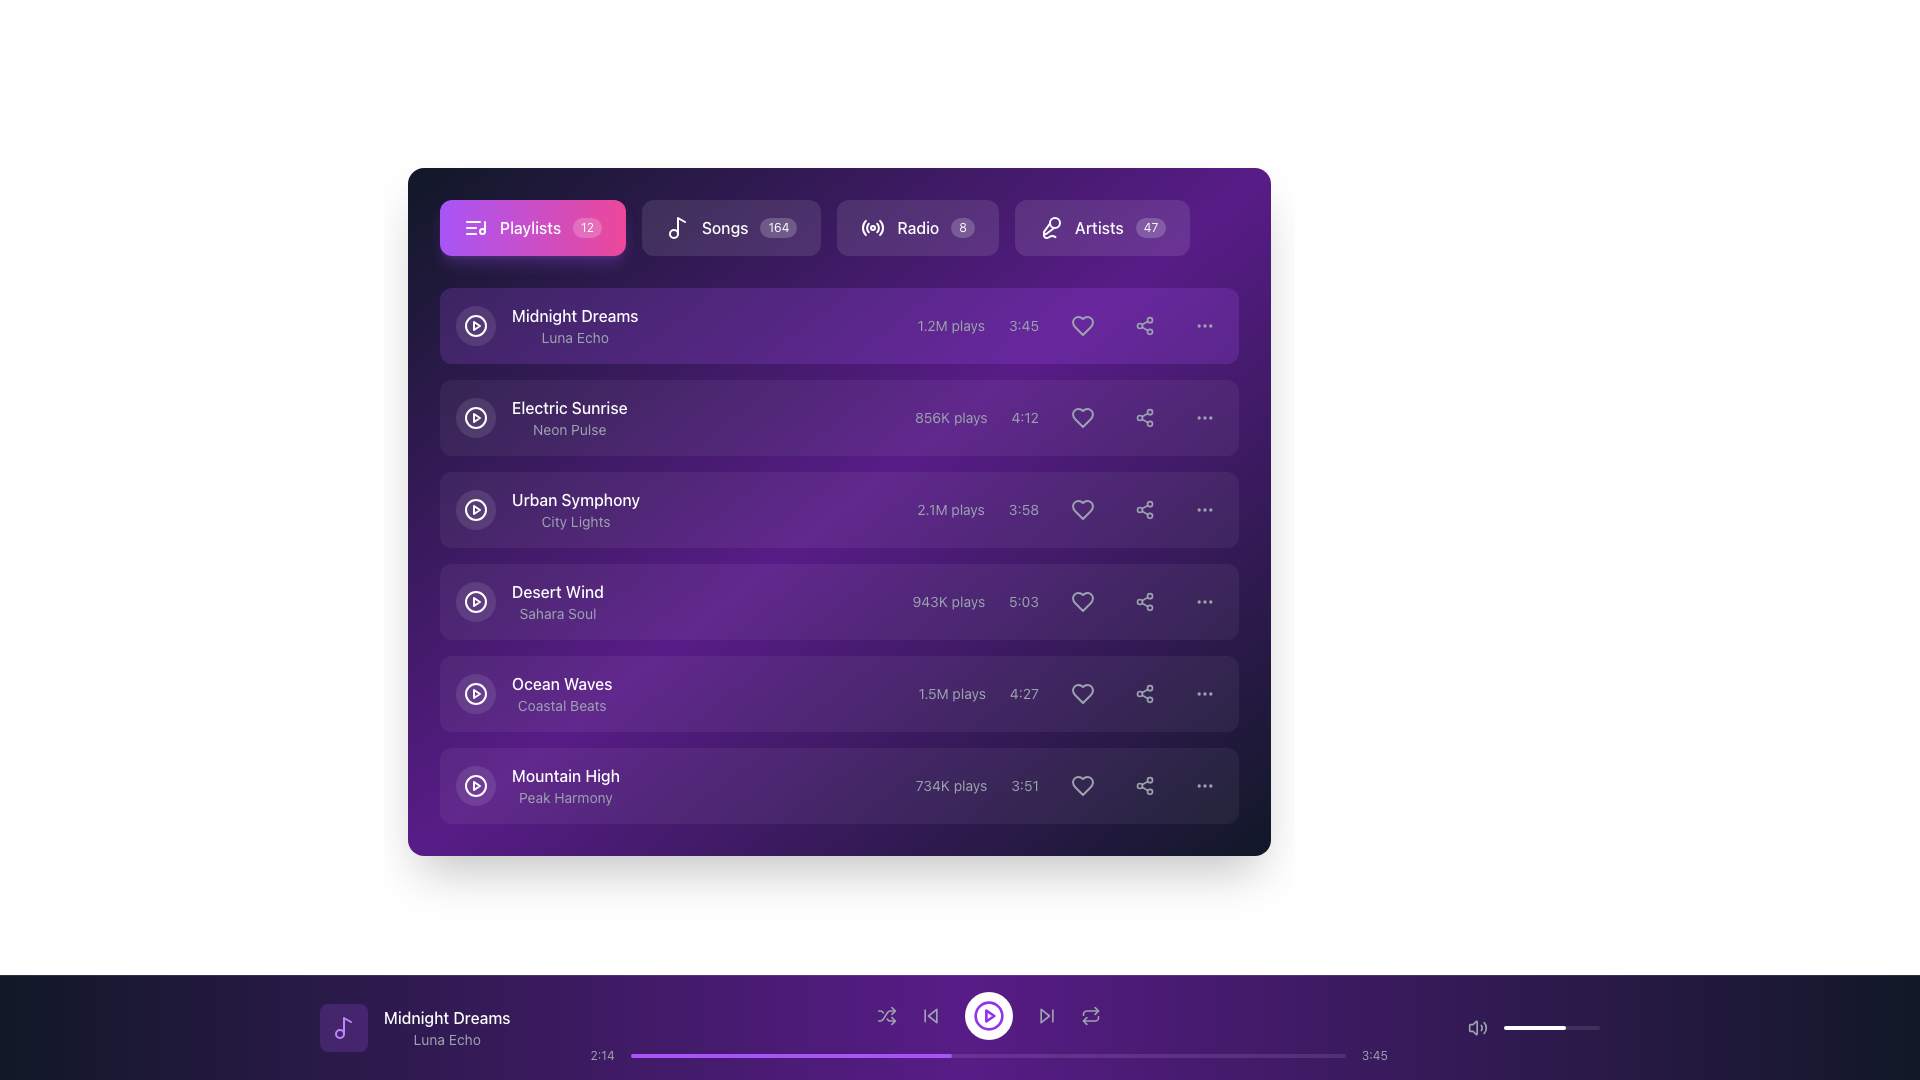 This screenshot has height=1080, width=1920. Describe the element at coordinates (344, 1028) in the screenshot. I see `the Icon Button` at that location.